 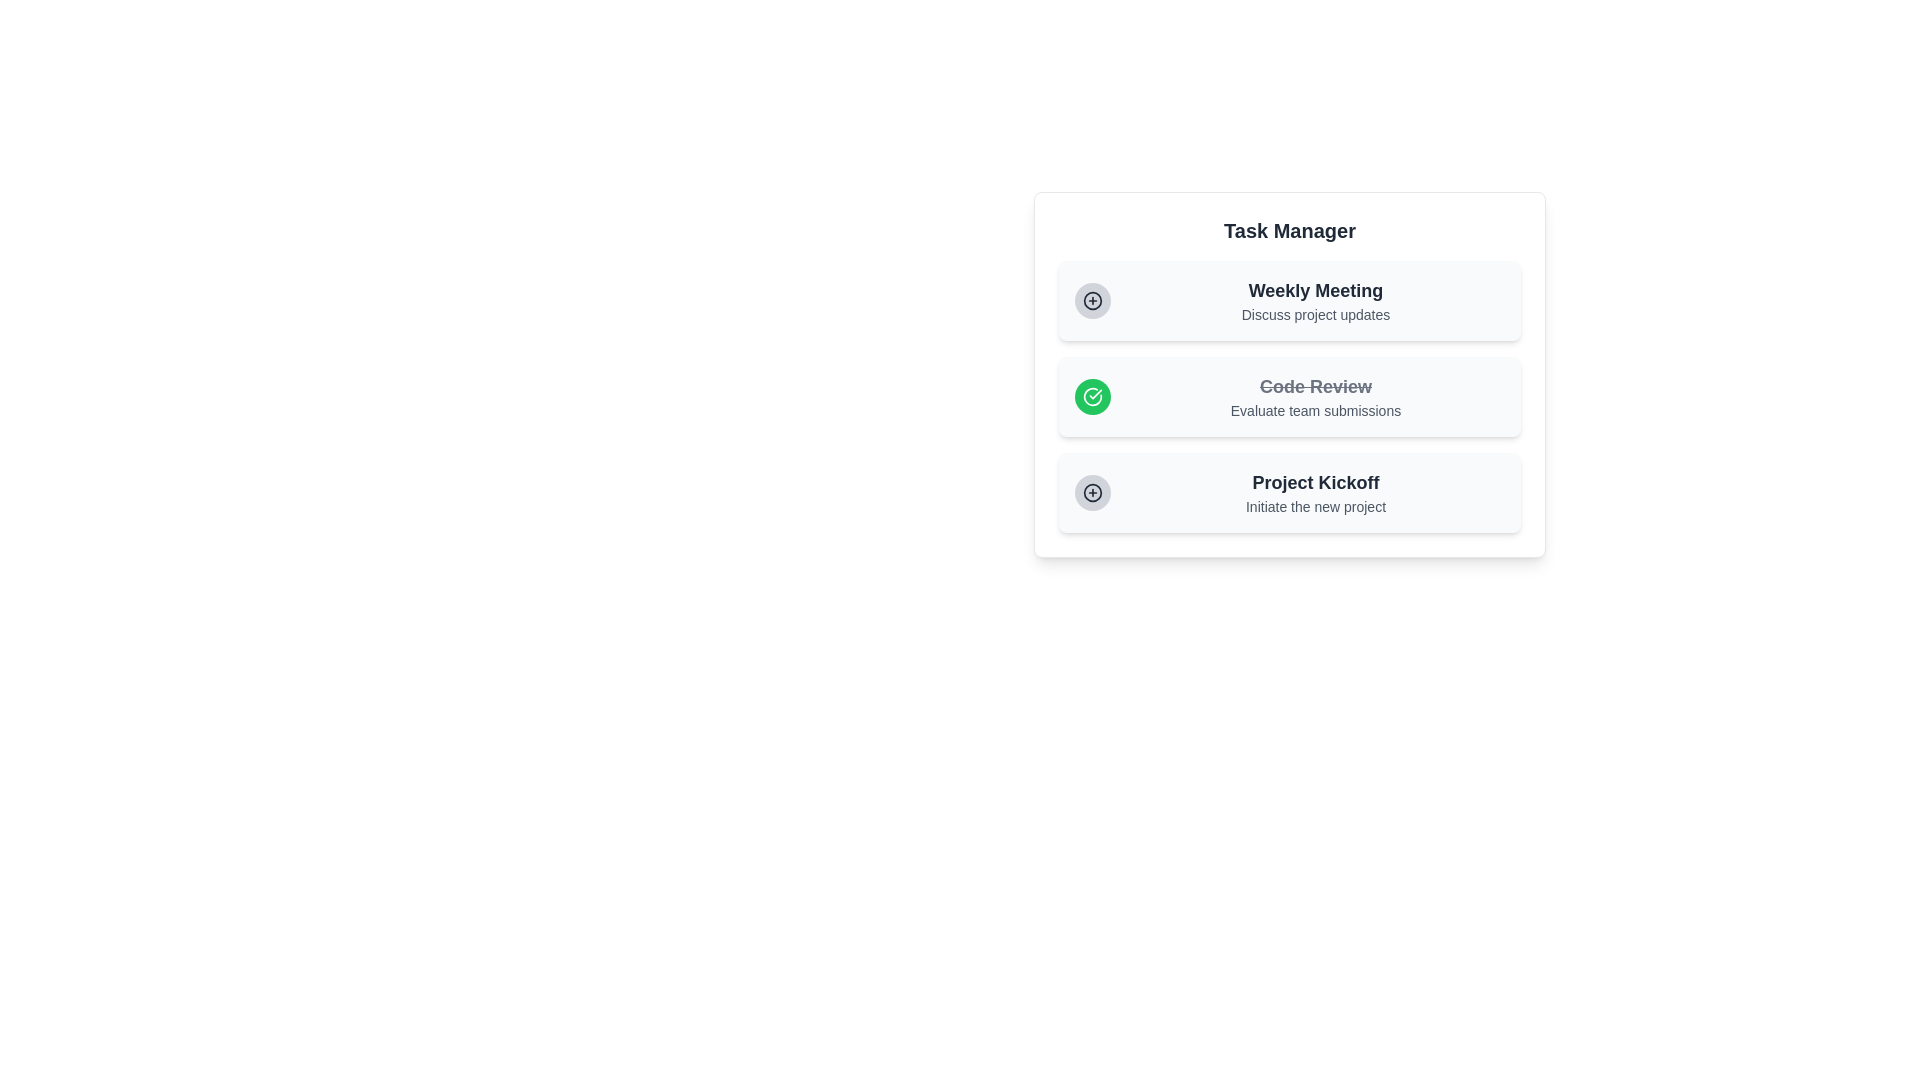 I want to click on the status indicator button next to the 'Code Review' entry, so click(x=1092, y=397).